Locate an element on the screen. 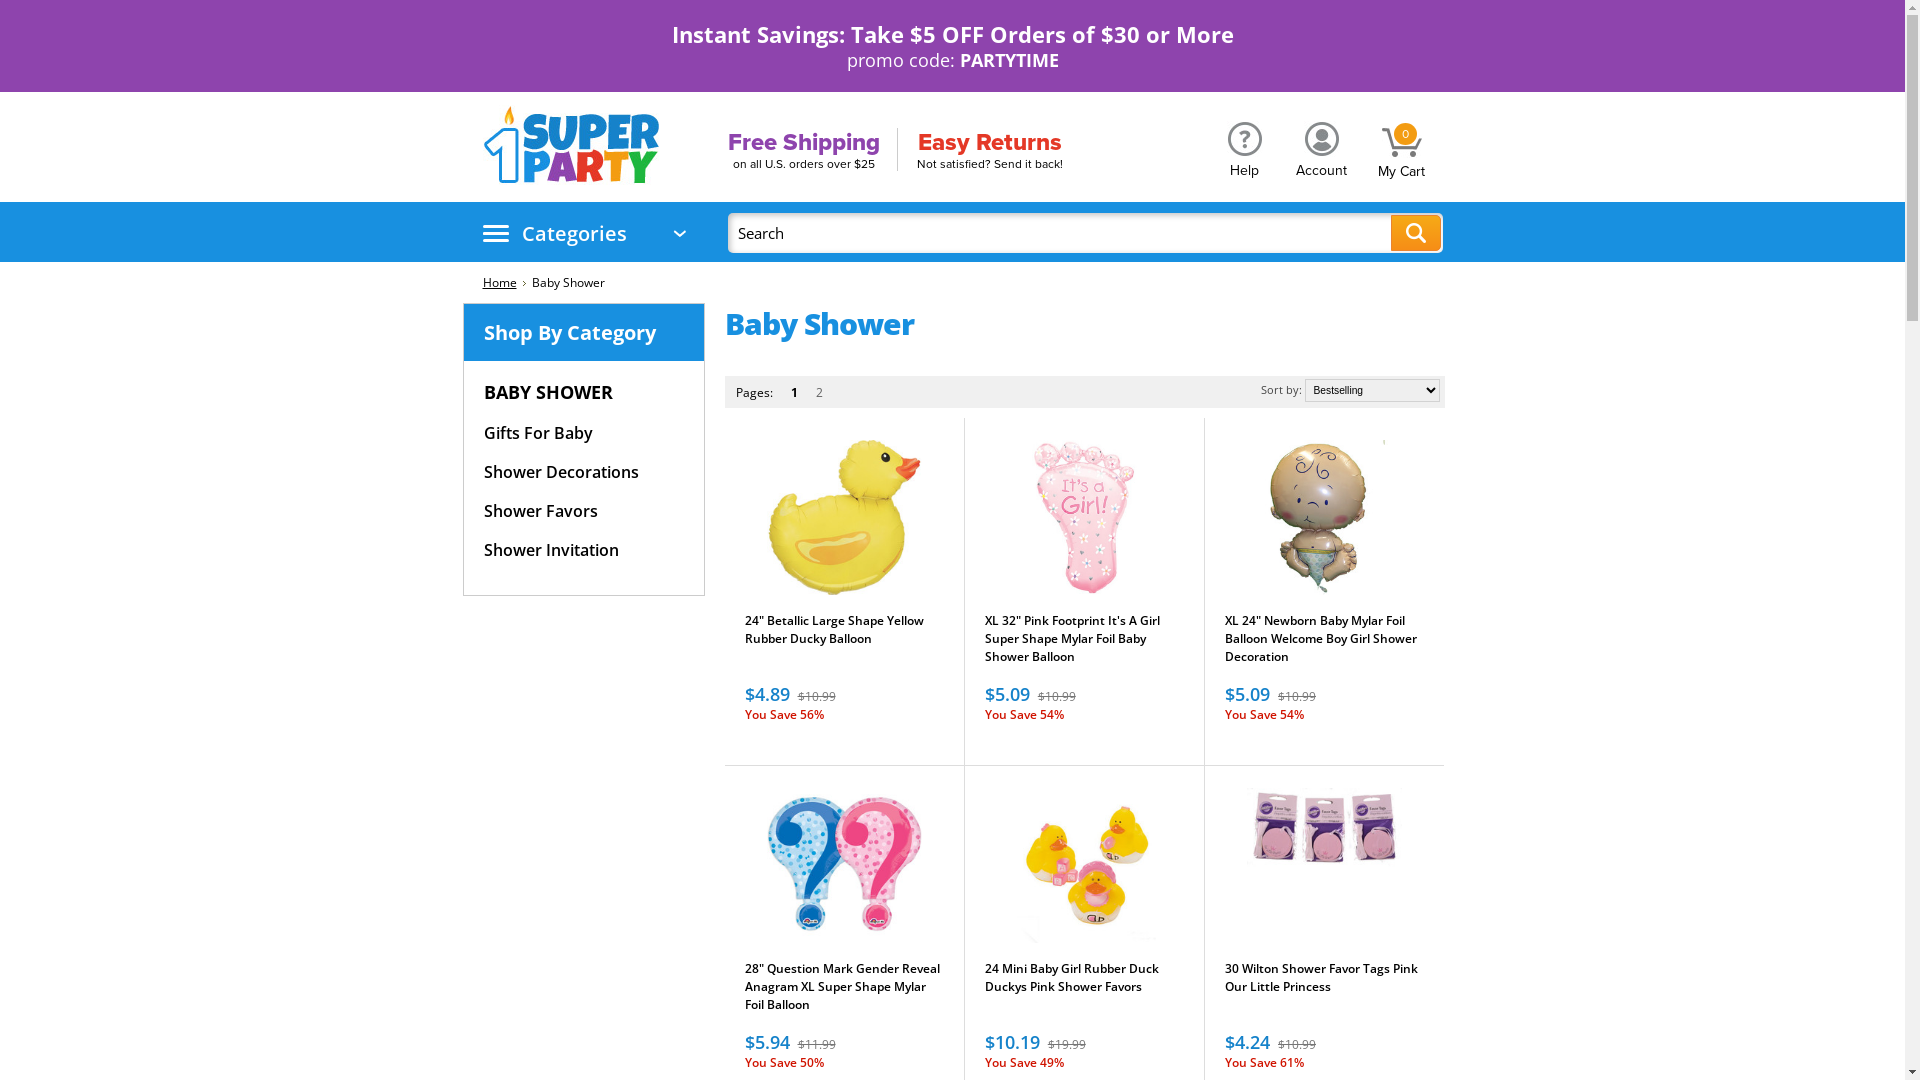  'BABY SHOWER' is located at coordinates (560, 392).